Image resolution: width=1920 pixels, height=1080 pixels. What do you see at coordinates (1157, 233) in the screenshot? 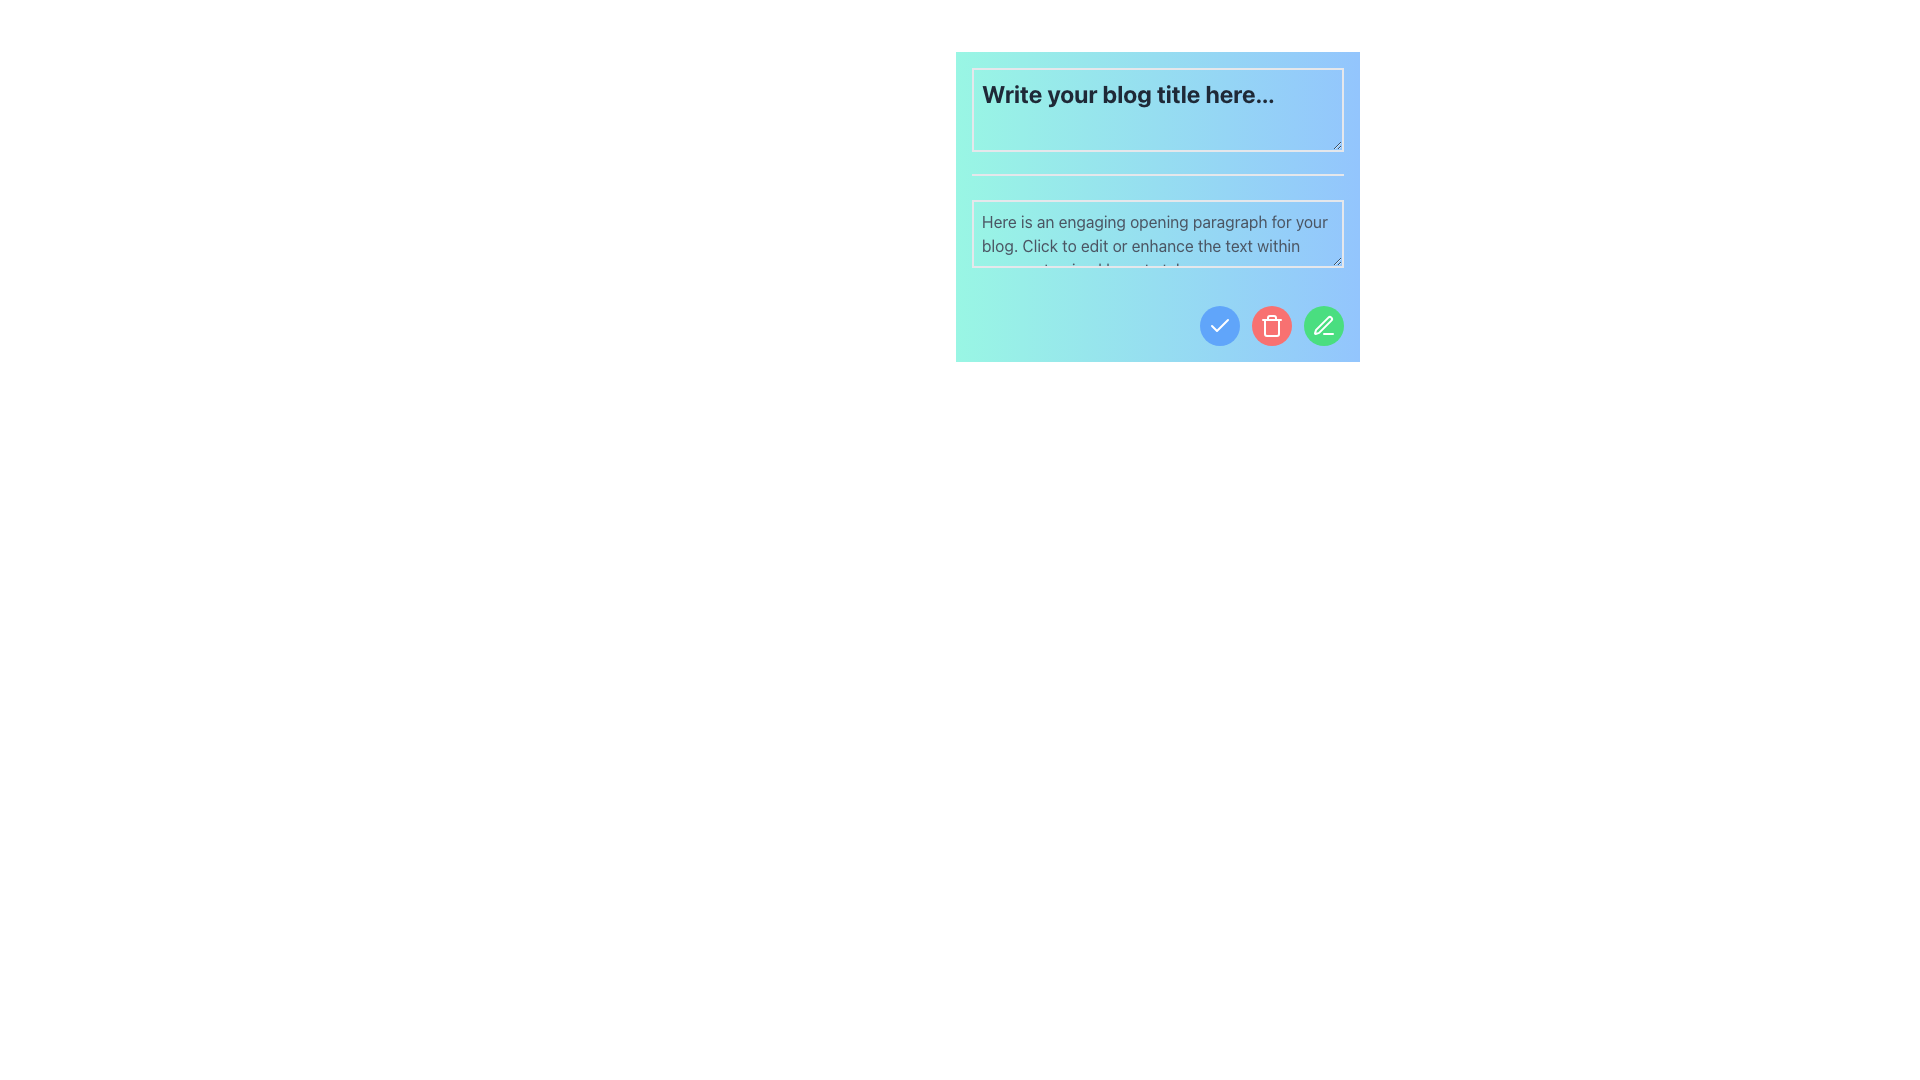
I see `on the text input box containing the placeholder text: 'Here is an engaging opening paragraph for your blog. Click` at bounding box center [1157, 233].